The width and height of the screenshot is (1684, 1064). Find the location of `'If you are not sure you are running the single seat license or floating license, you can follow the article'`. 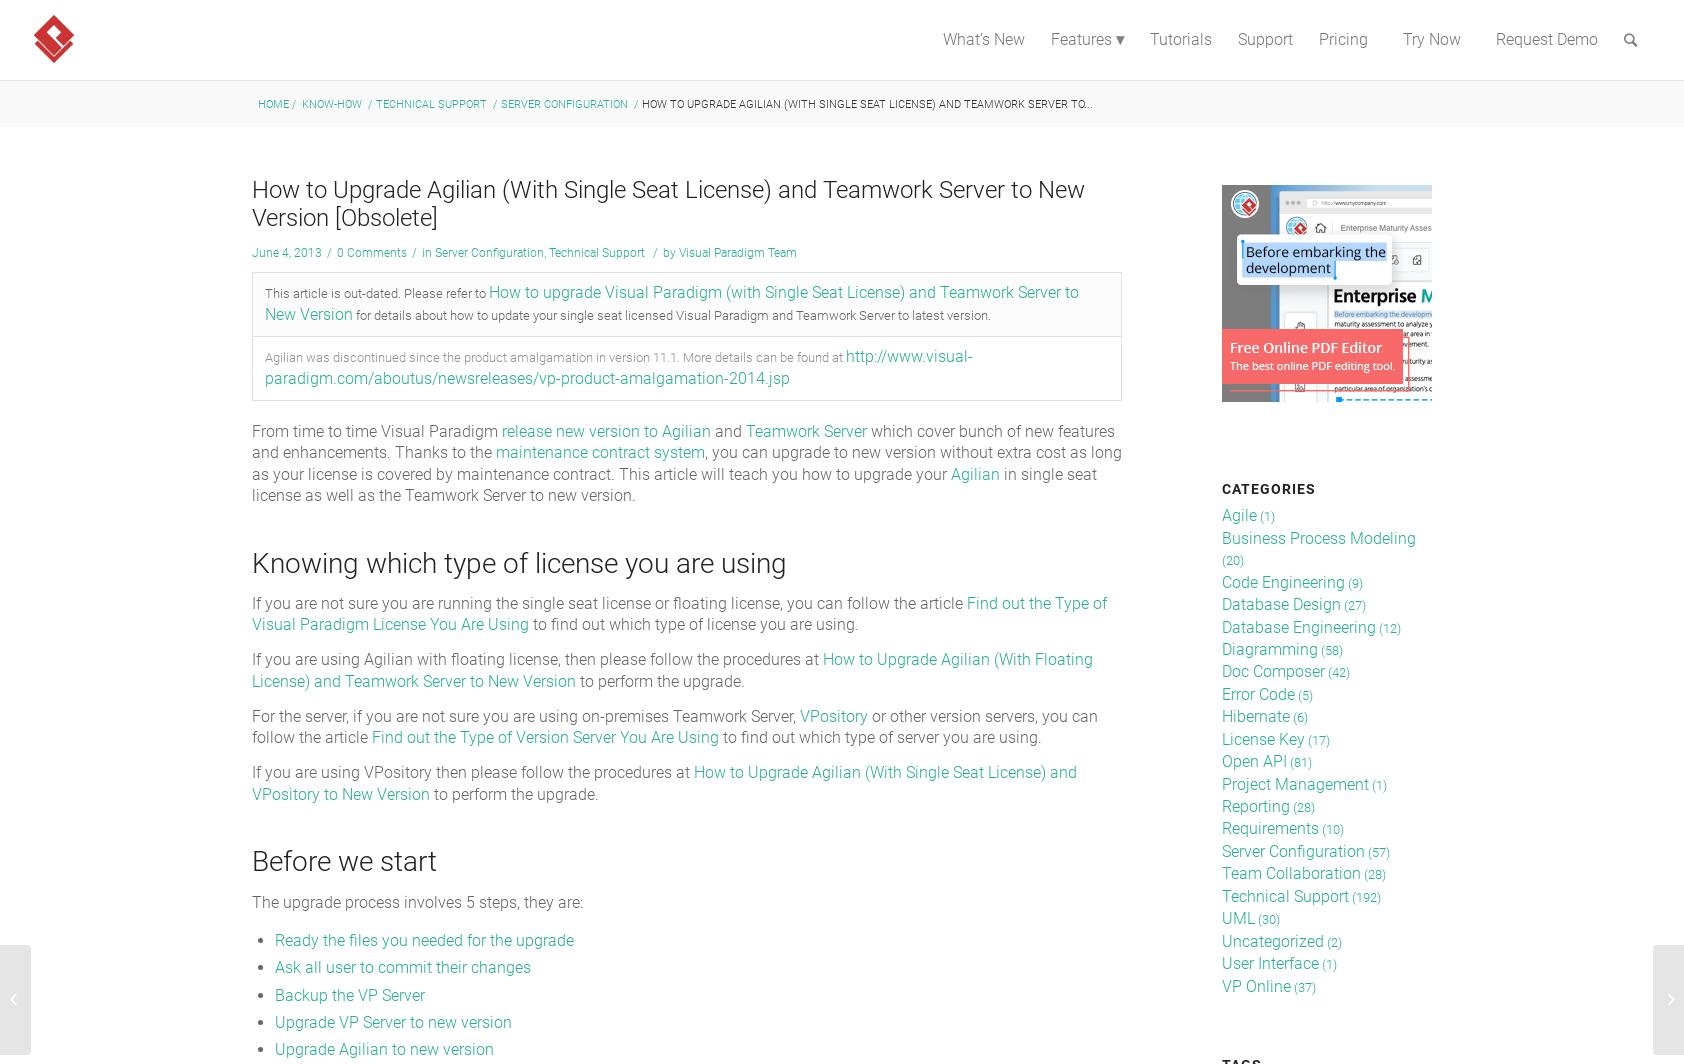

'If you are not sure you are running the single seat license or floating license, you can follow the article' is located at coordinates (608, 602).